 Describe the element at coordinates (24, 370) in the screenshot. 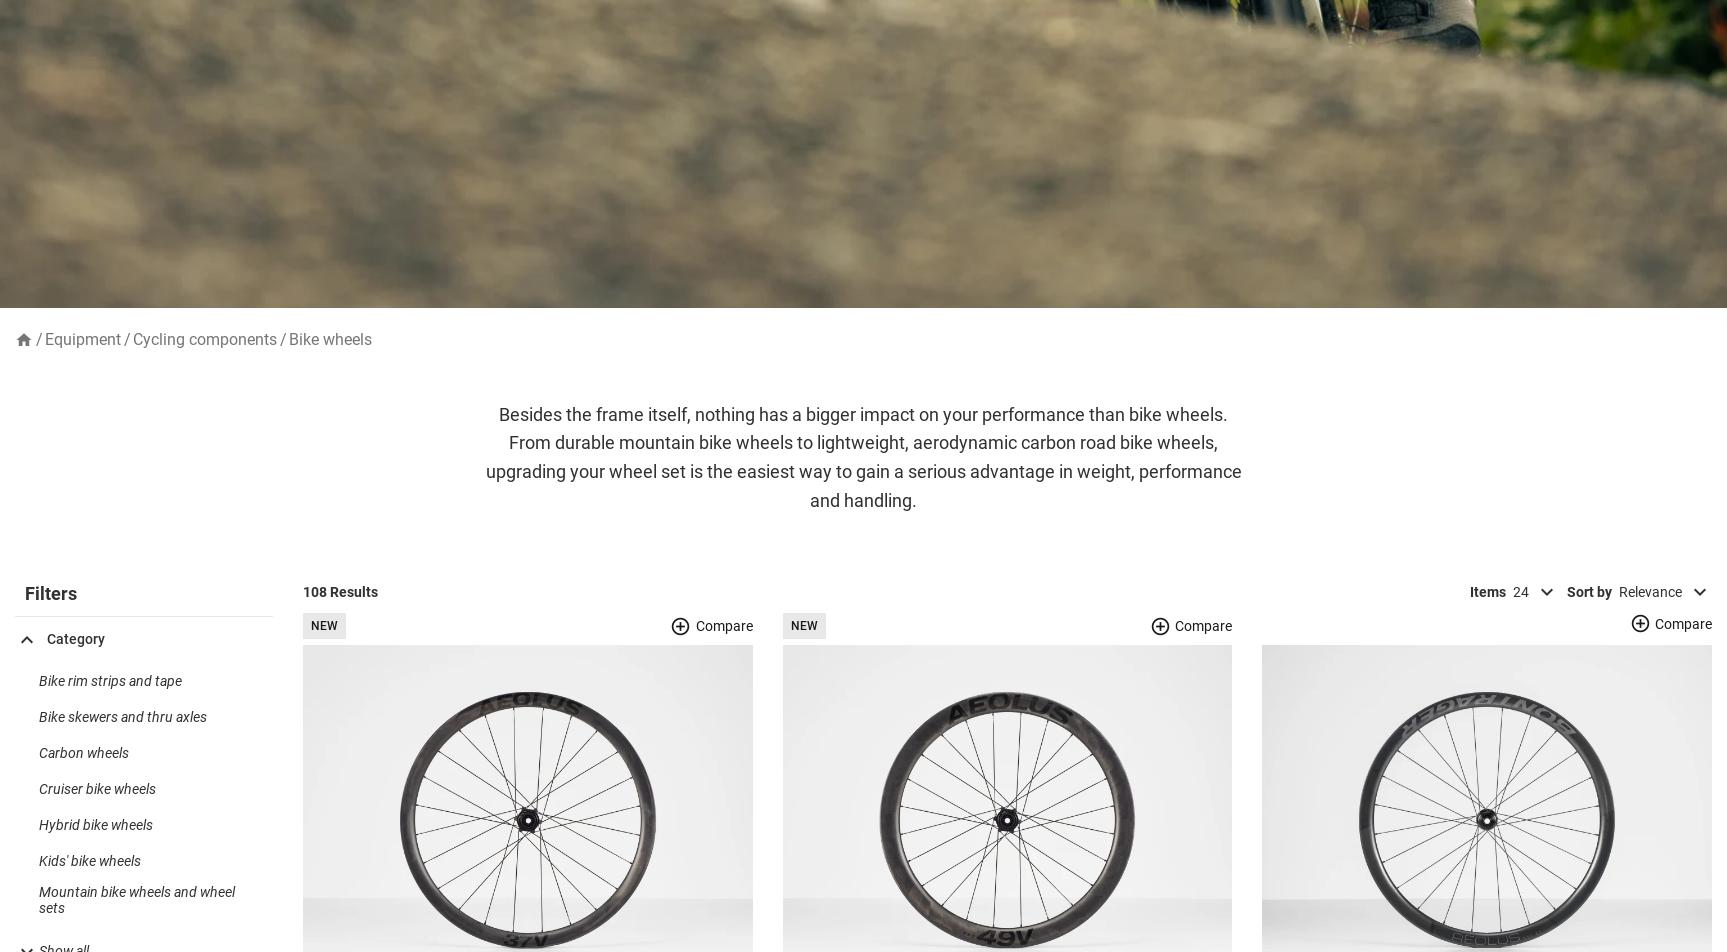

I see `'home'` at that location.